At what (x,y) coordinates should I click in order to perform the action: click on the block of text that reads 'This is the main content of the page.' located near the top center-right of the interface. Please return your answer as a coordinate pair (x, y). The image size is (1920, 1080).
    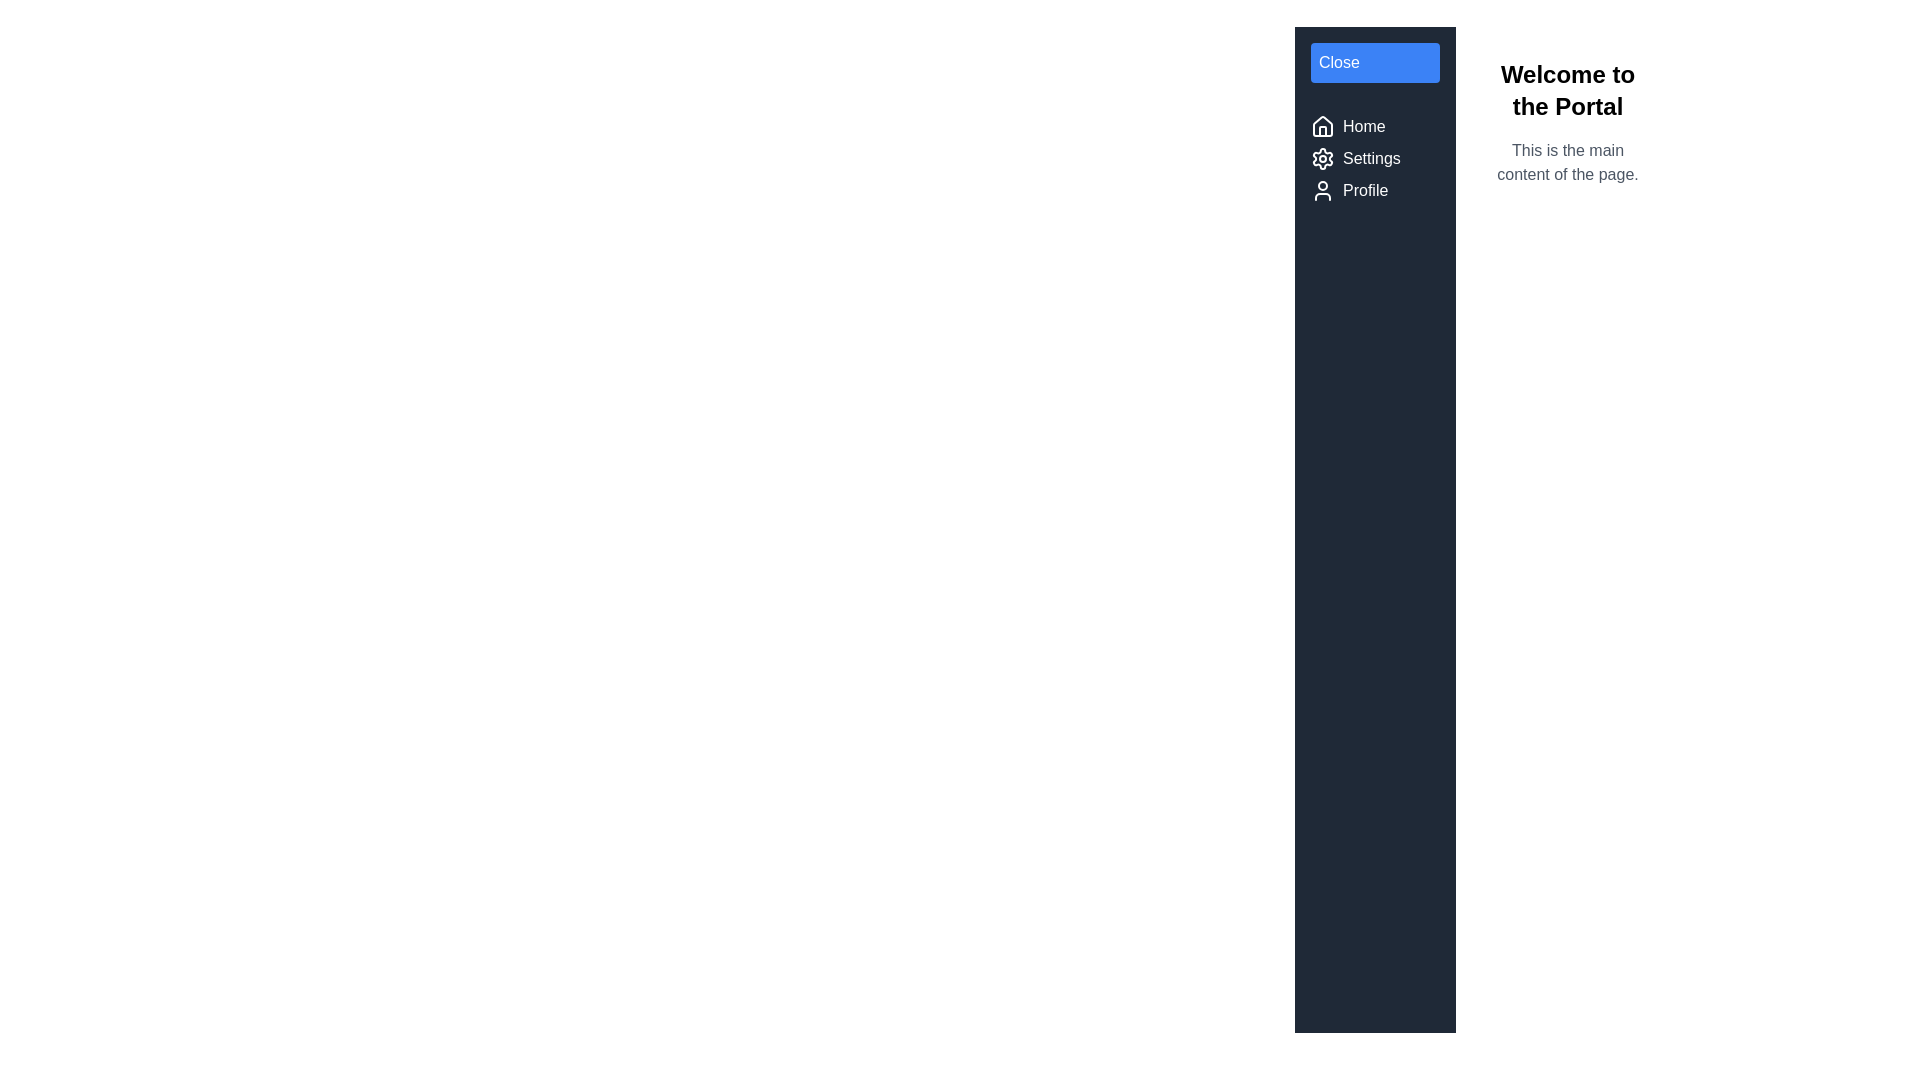
    Looking at the image, I should click on (1567, 161).